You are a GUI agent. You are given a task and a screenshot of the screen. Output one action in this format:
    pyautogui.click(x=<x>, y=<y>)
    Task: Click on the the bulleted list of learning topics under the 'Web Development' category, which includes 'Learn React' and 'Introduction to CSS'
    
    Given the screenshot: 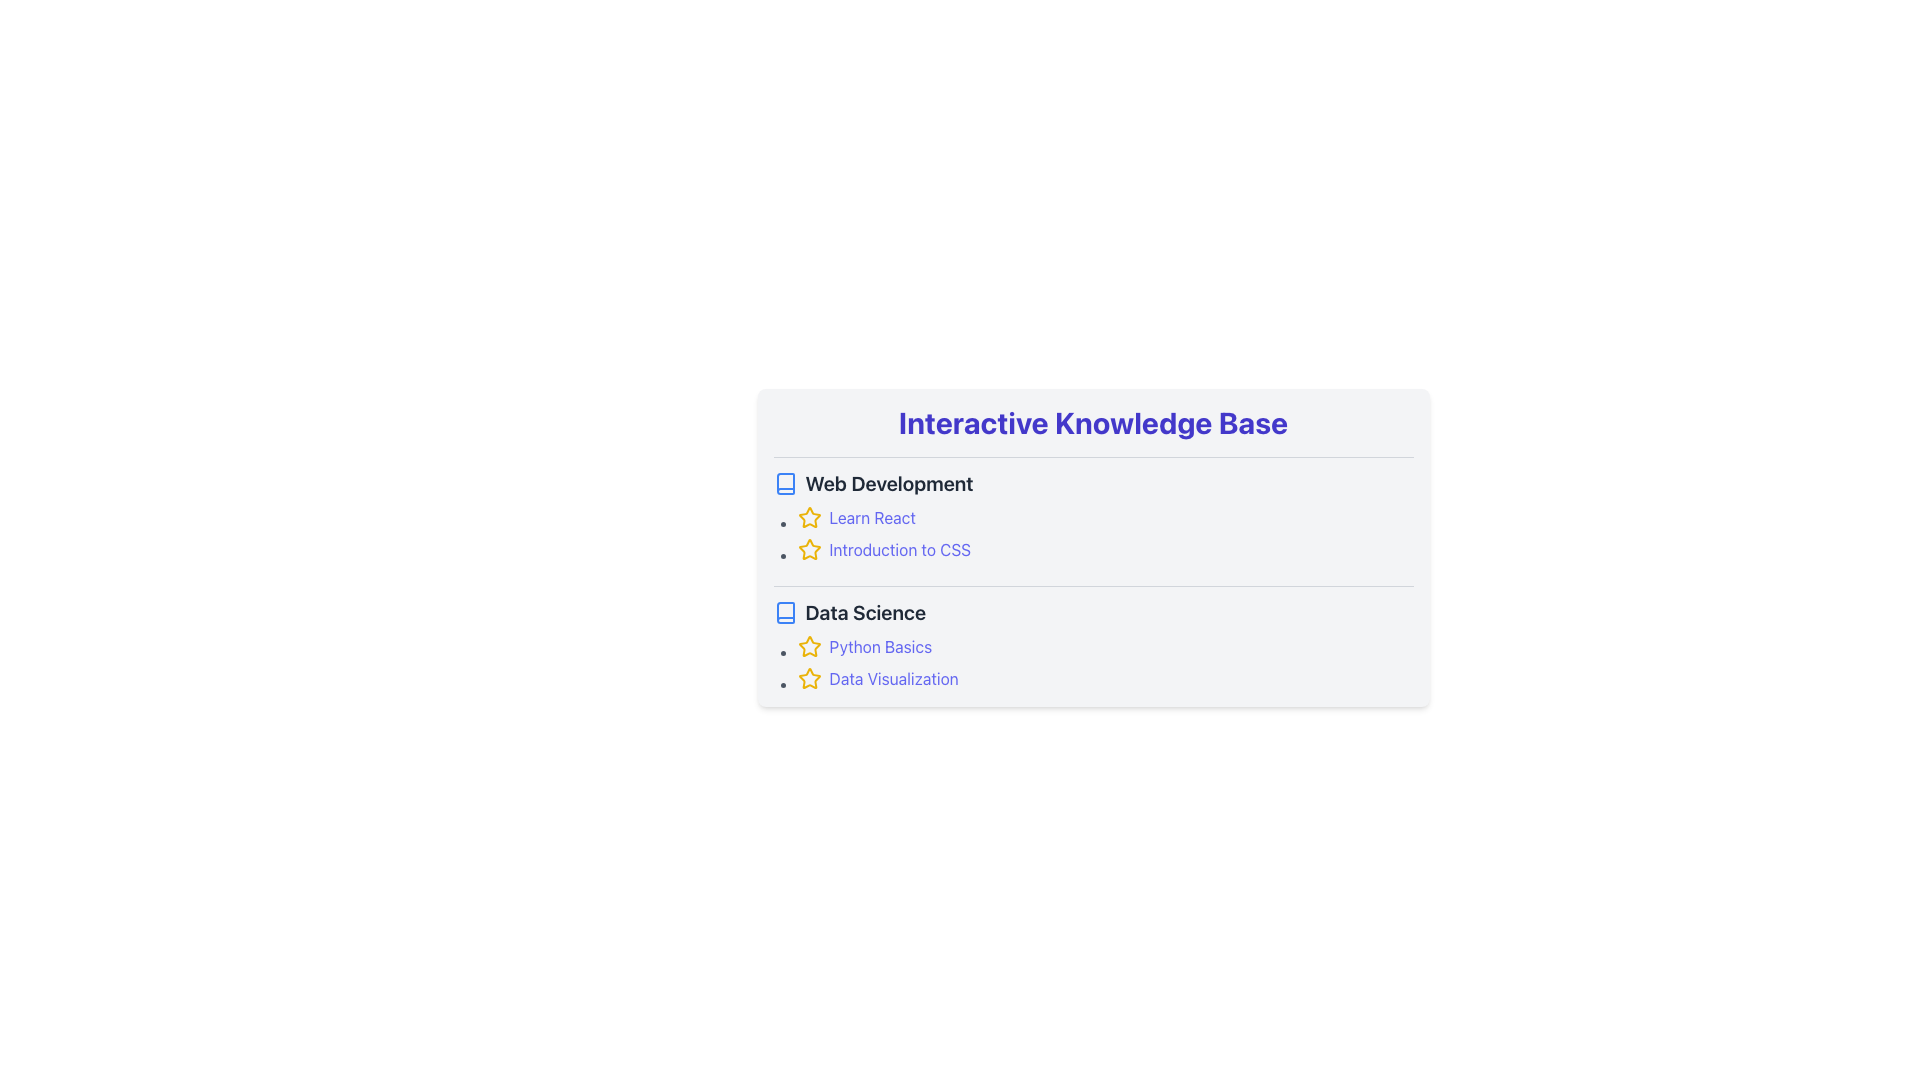 What is the action you would take?
    pyautogui.click(x=1092, y=532)
    